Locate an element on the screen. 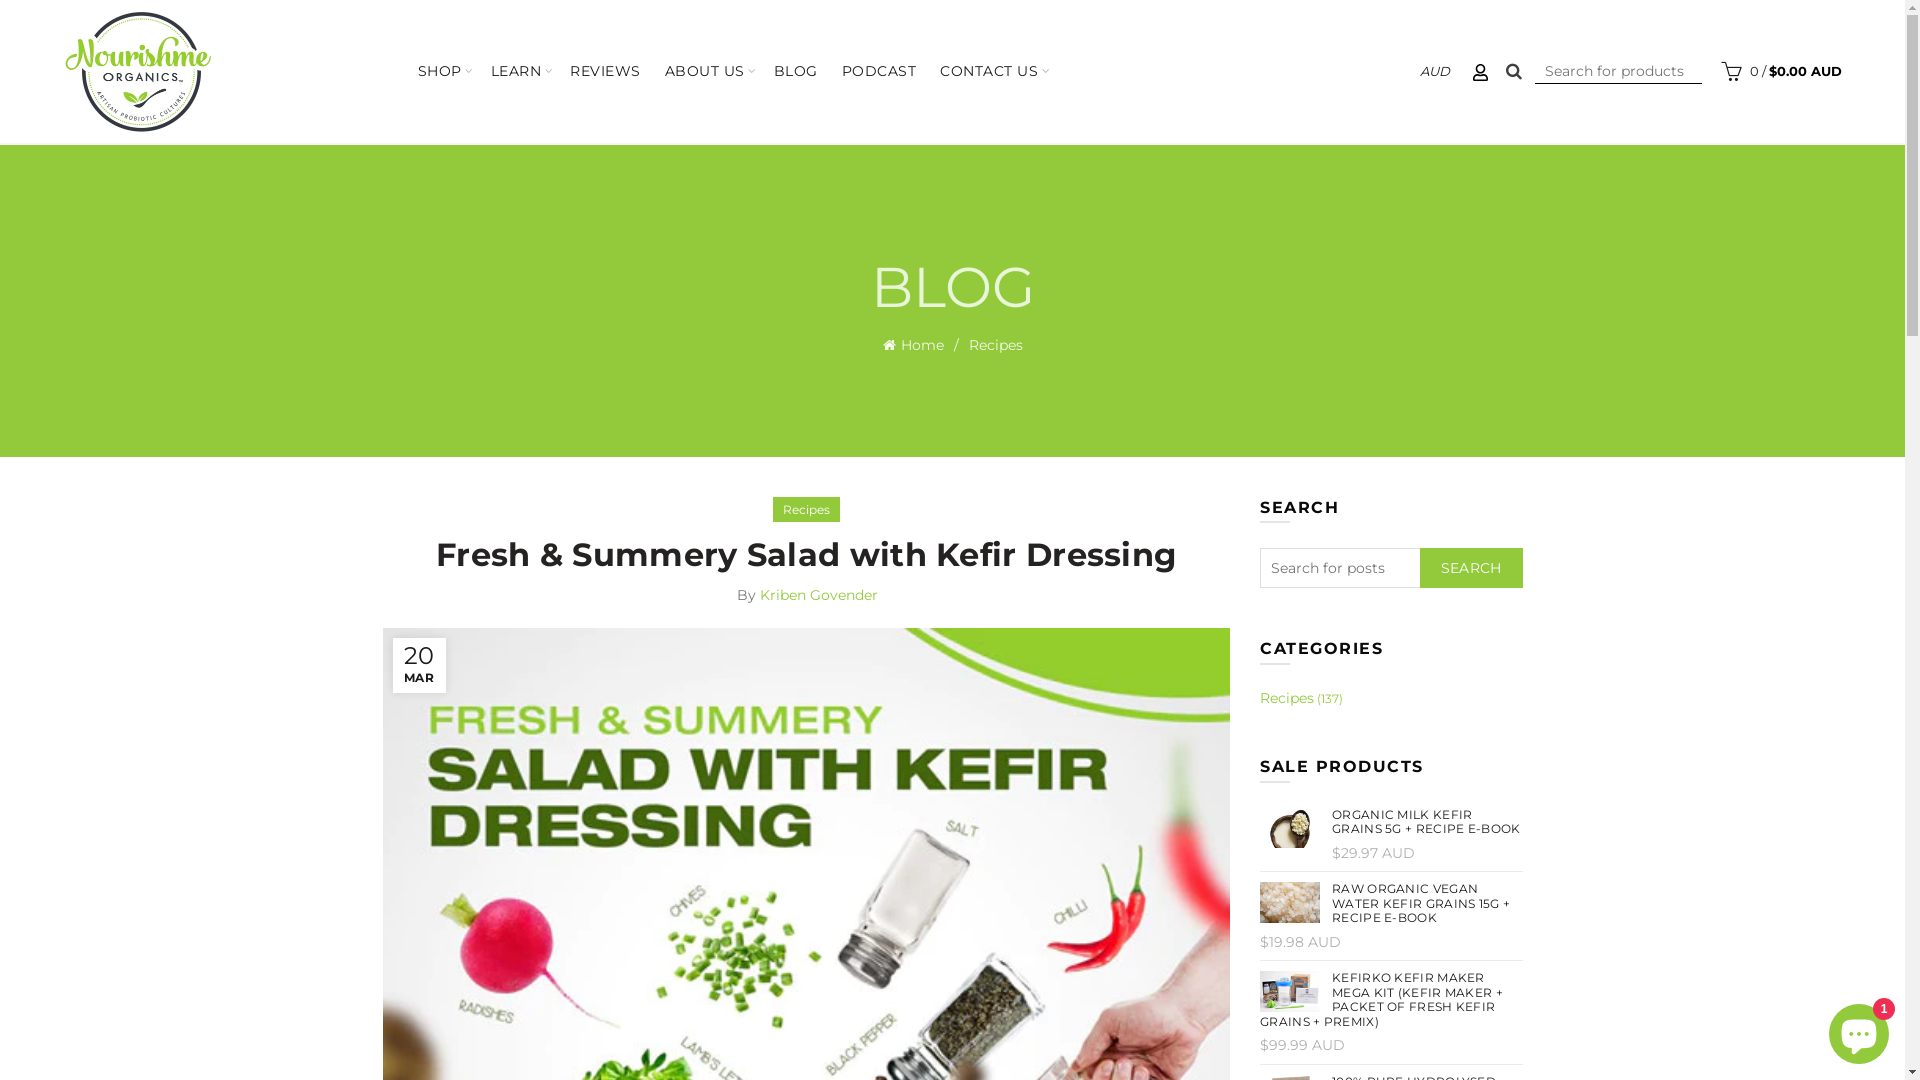 The height and width of the screenshot is (1080, 1920). 'Shopify online store chat' is located at coordinates (1823, 1029).